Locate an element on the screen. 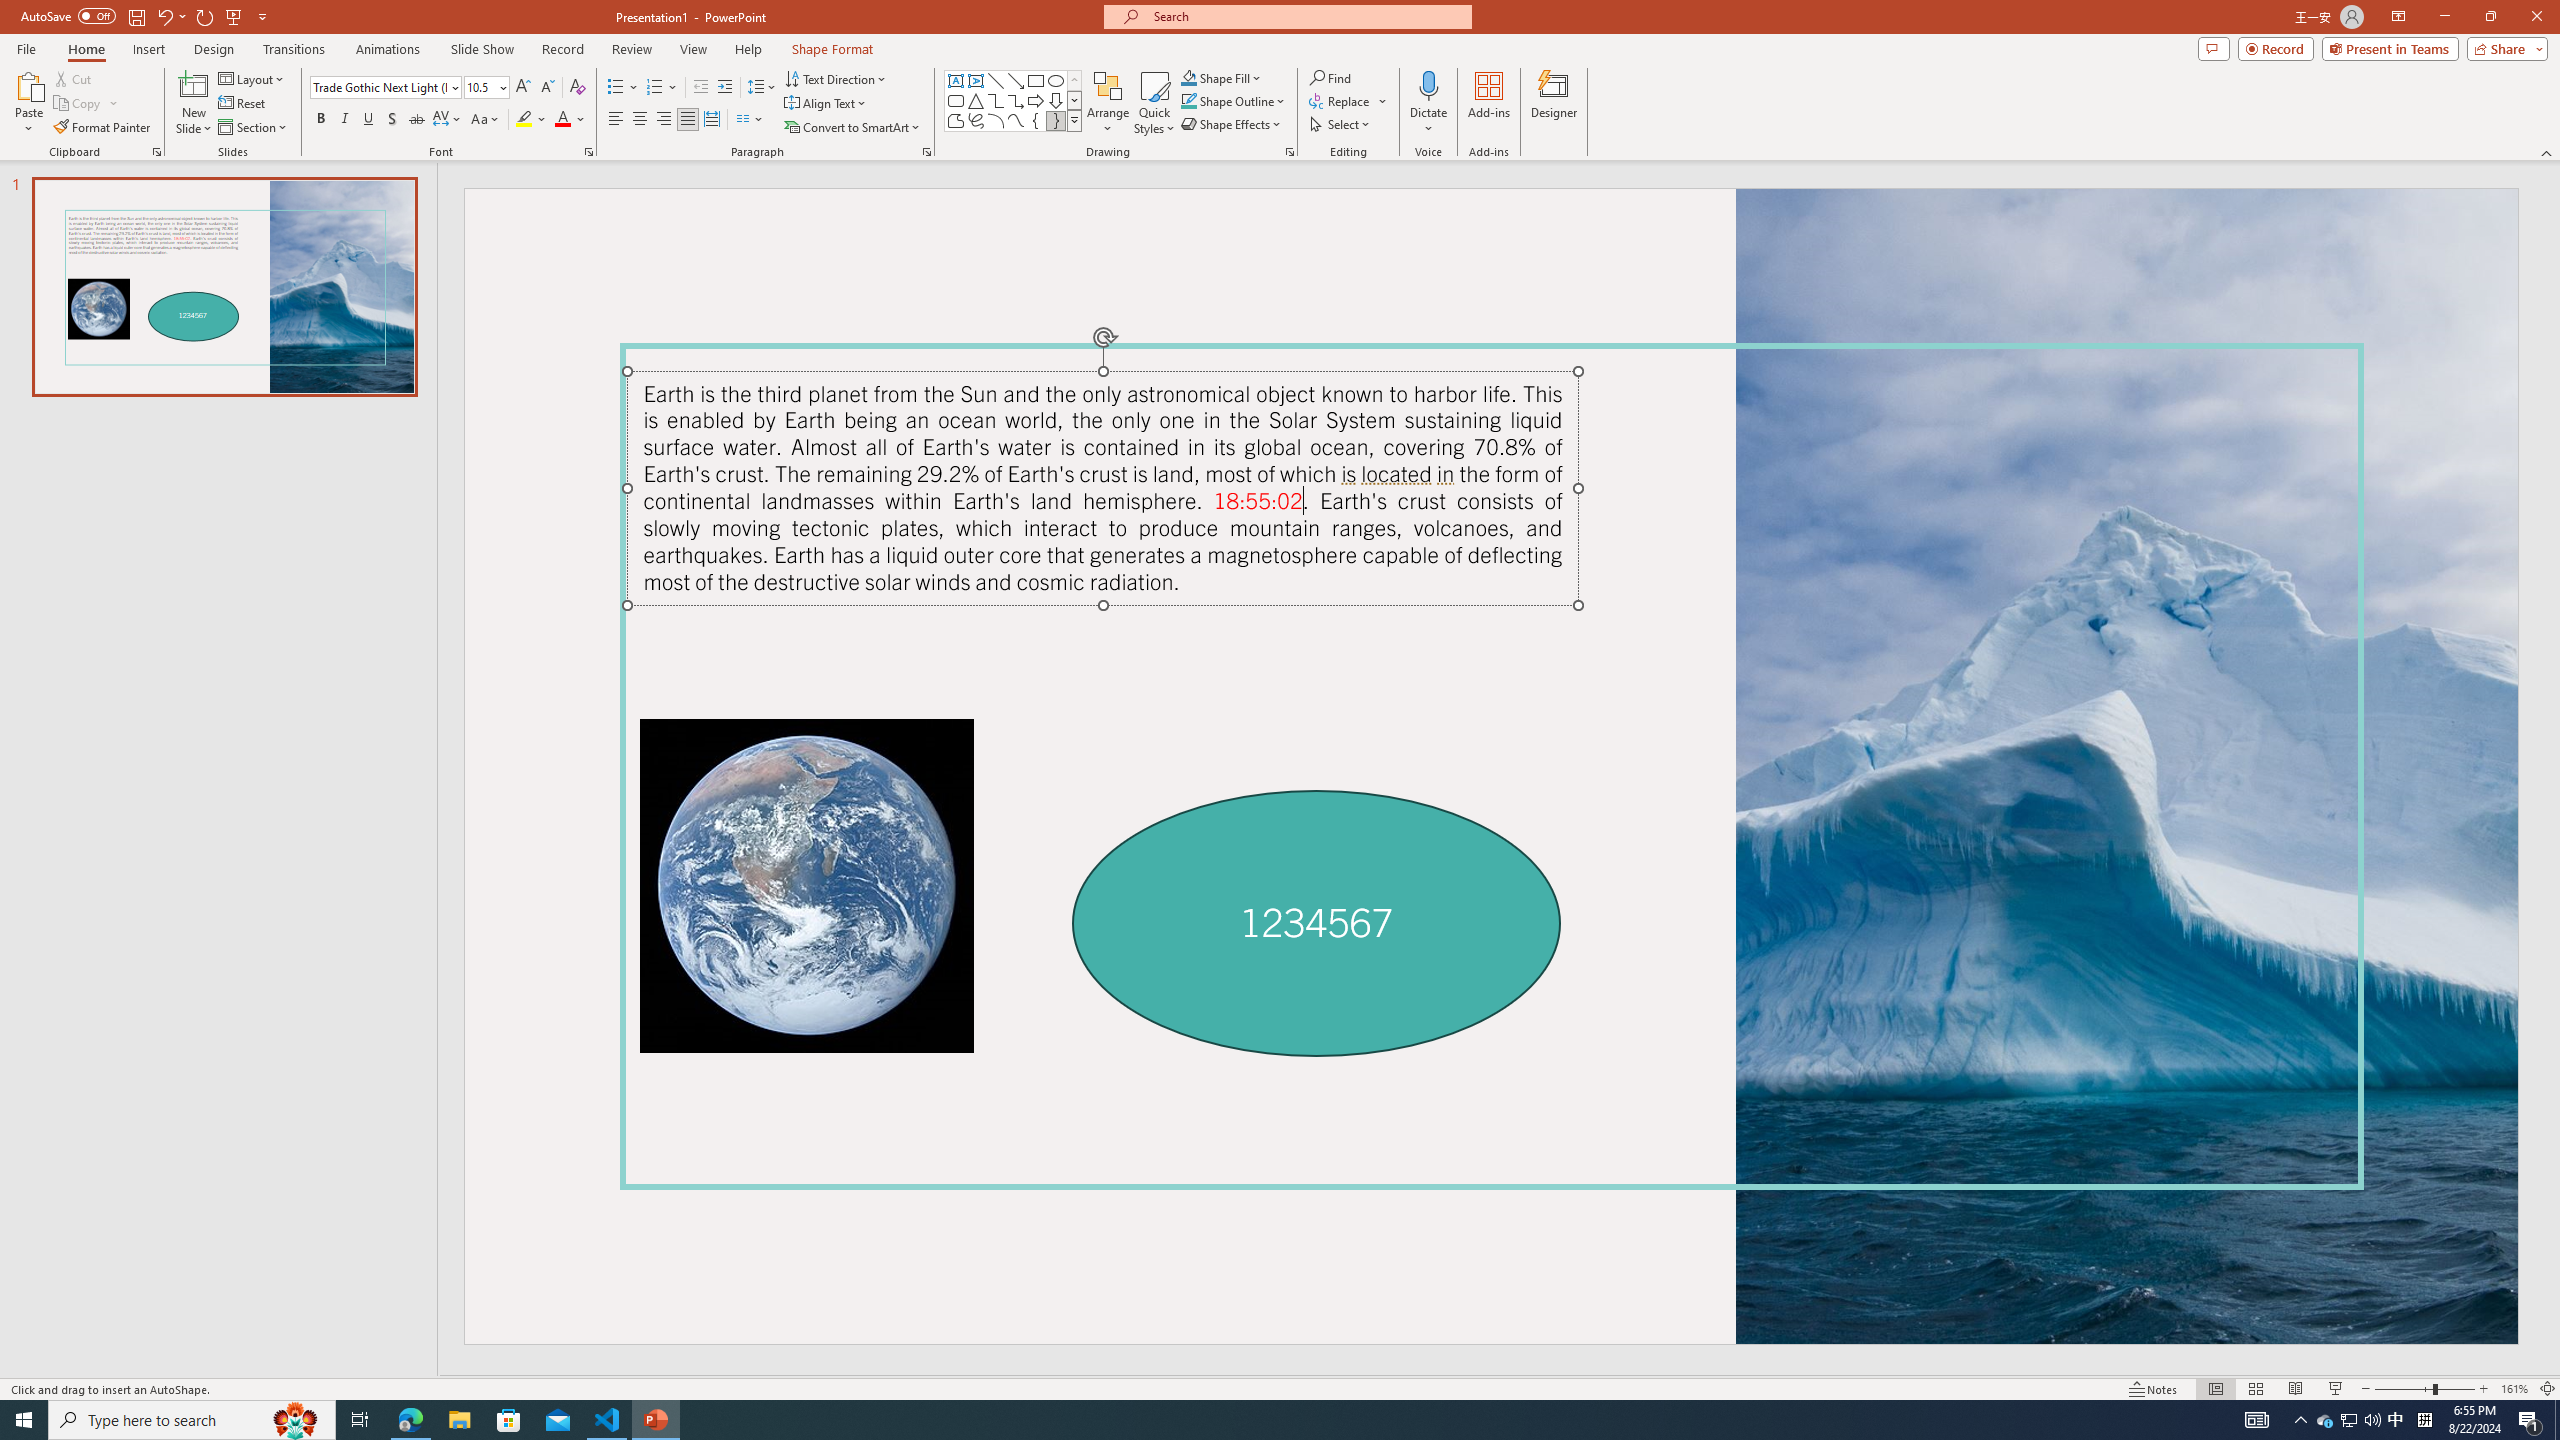 The width and height of the screenshot is (2560, 1440). 'Increase Font Size' is located at coordinates (522, 87).